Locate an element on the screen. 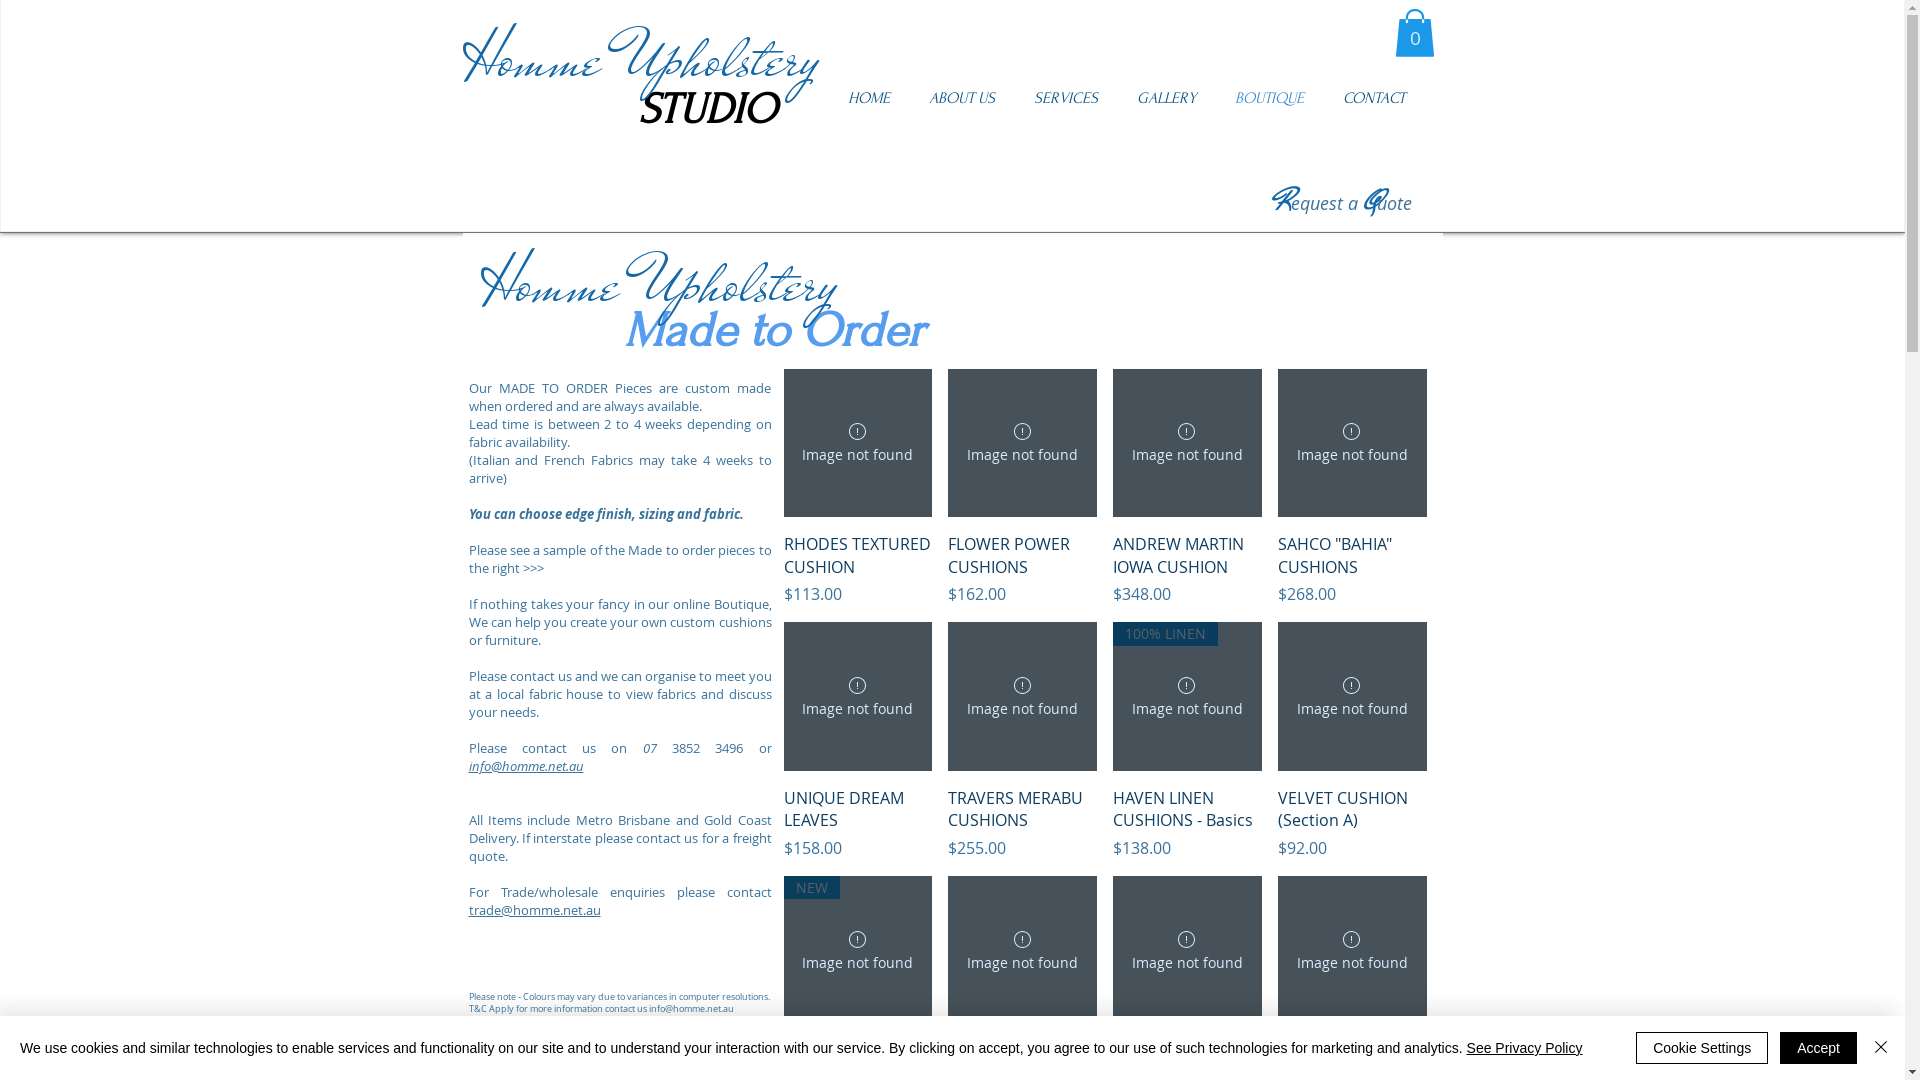 The width and height of the screenshot is (1920, 1080). 'SERVICES' is located at coordinates (1074, 98).